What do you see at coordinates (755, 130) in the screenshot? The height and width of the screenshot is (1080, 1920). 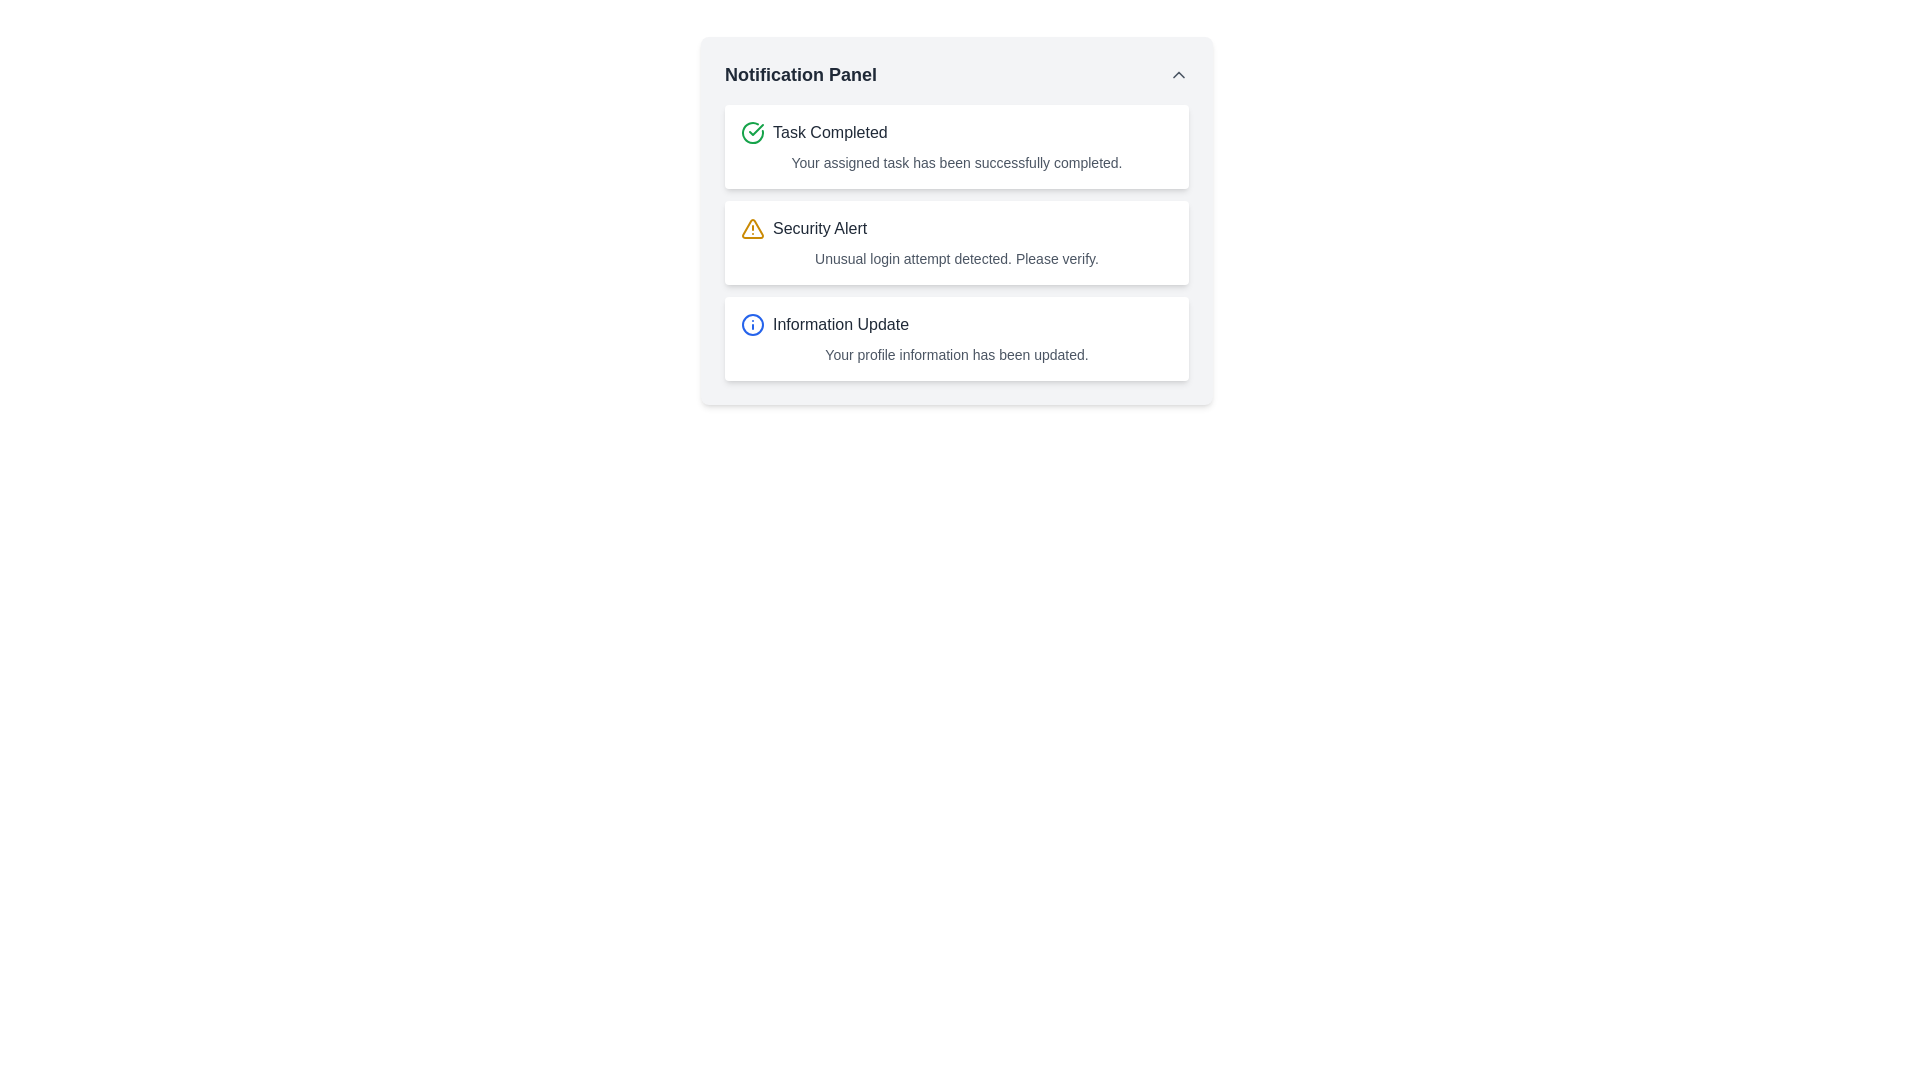 I see `the green checkmark symbol in the SVG graphic, which signifies successful completion, located to the left of the 'Task Completed' text within the notification card` at bounding box center [755, 130].